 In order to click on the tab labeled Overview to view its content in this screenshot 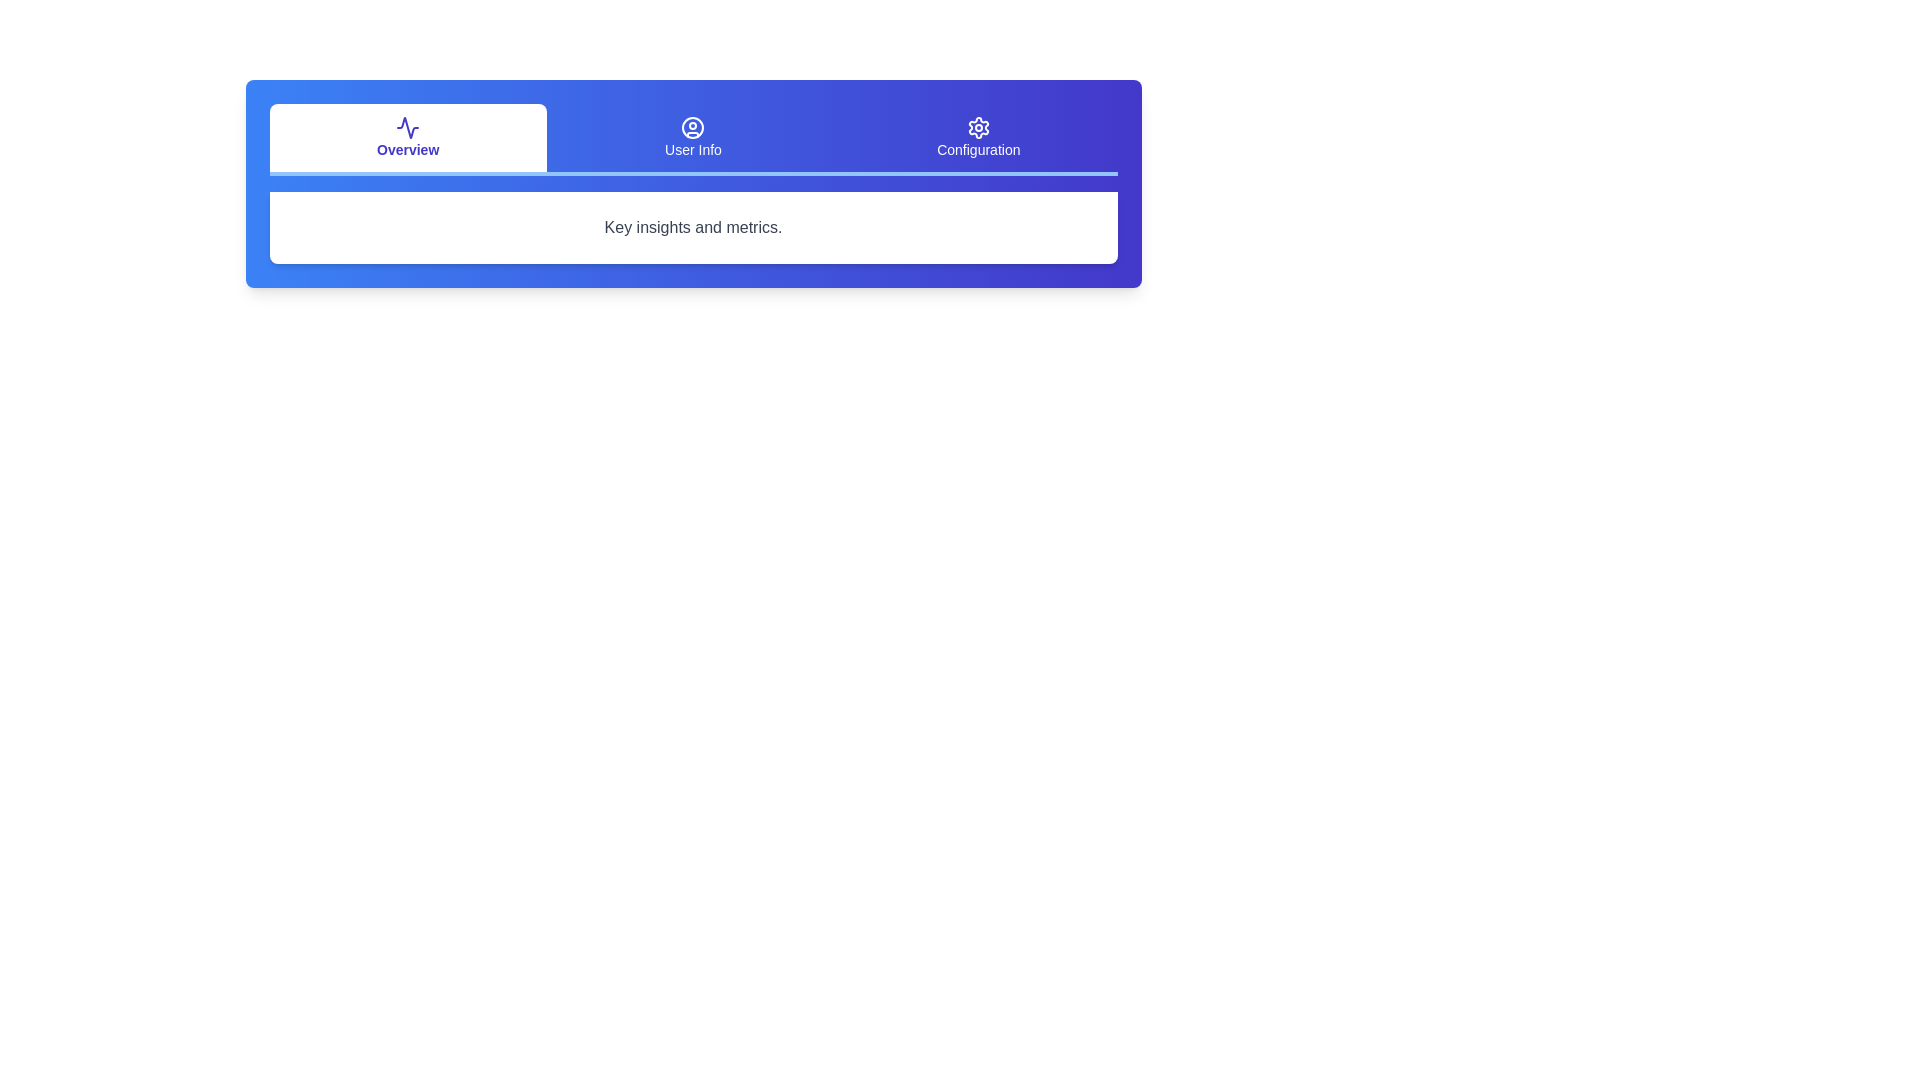, I will do `click(407, 137)`.